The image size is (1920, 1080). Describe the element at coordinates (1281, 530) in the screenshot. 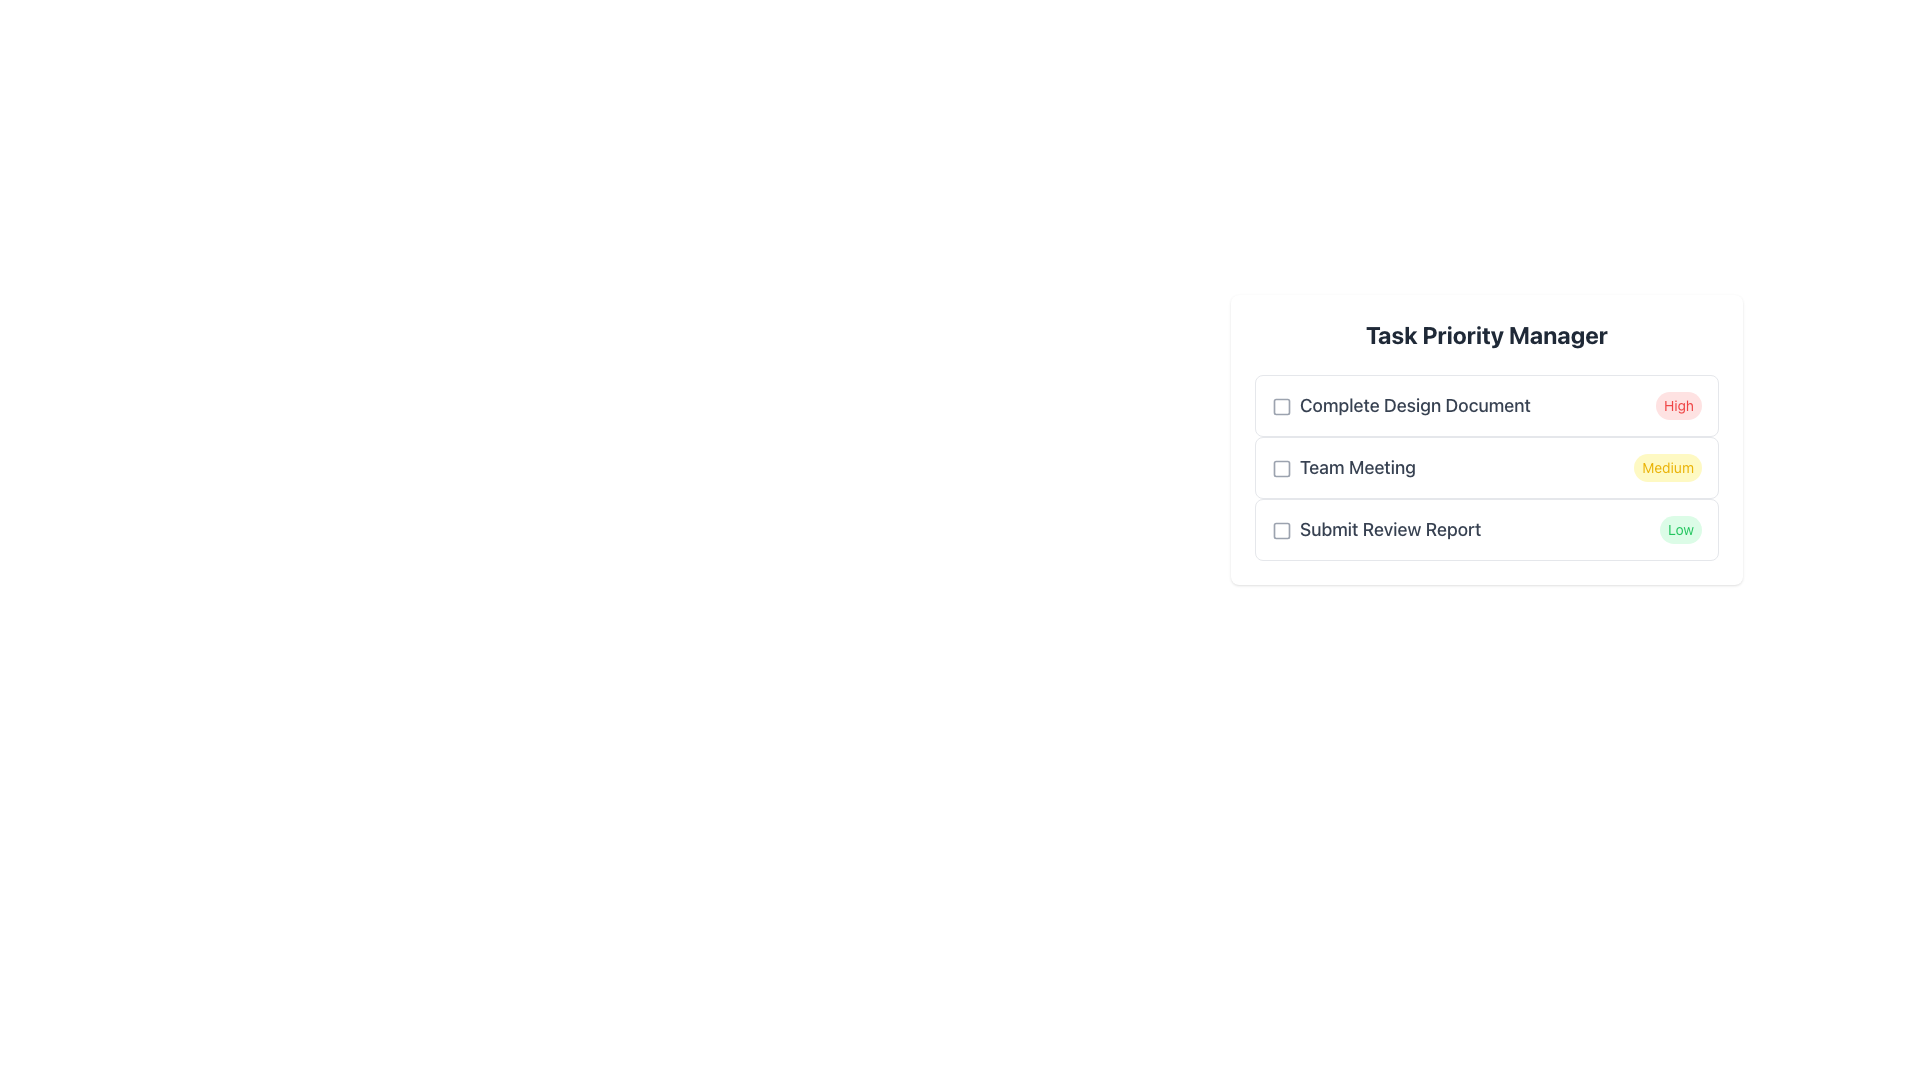

I see `the checkbox located to the left of the text 'Submit Review Report' in the Task Priority Manager` at that location.